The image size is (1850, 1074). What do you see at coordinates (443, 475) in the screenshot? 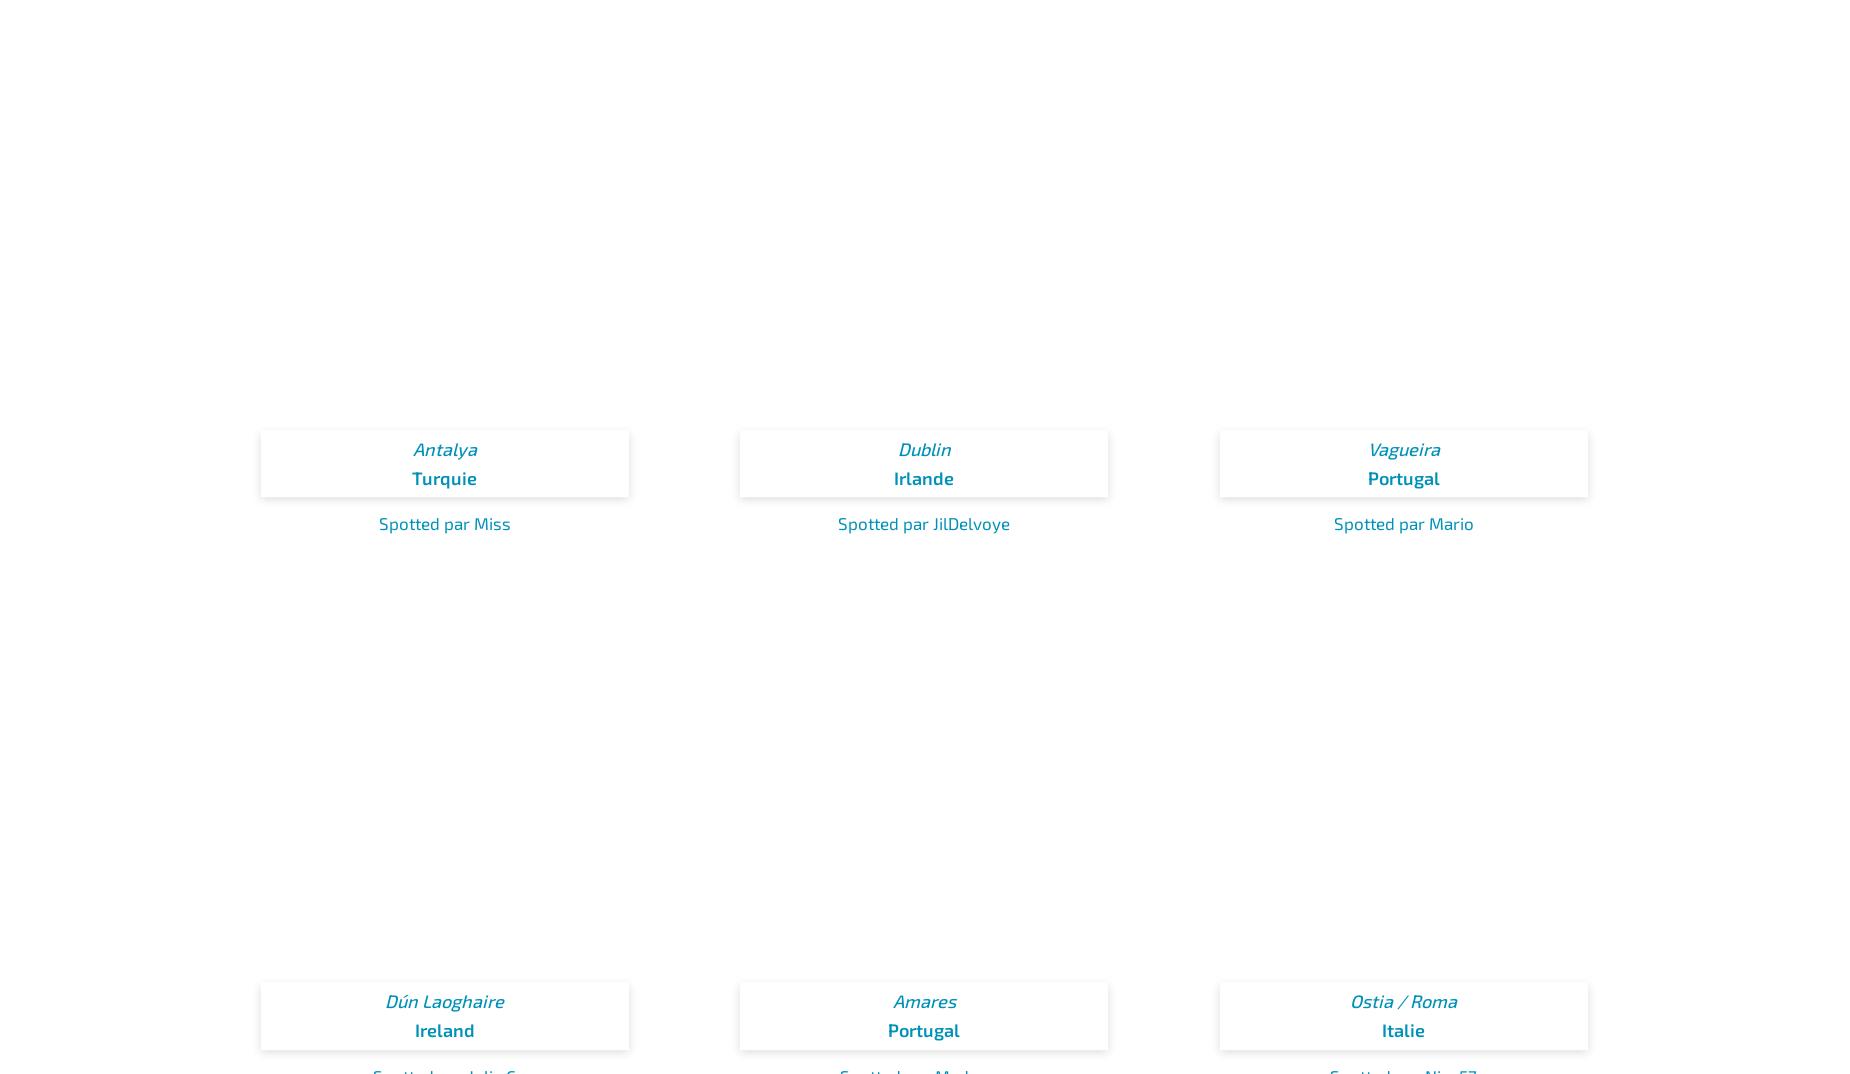
I see `'Turquie'` at bounding box center [443, 475].